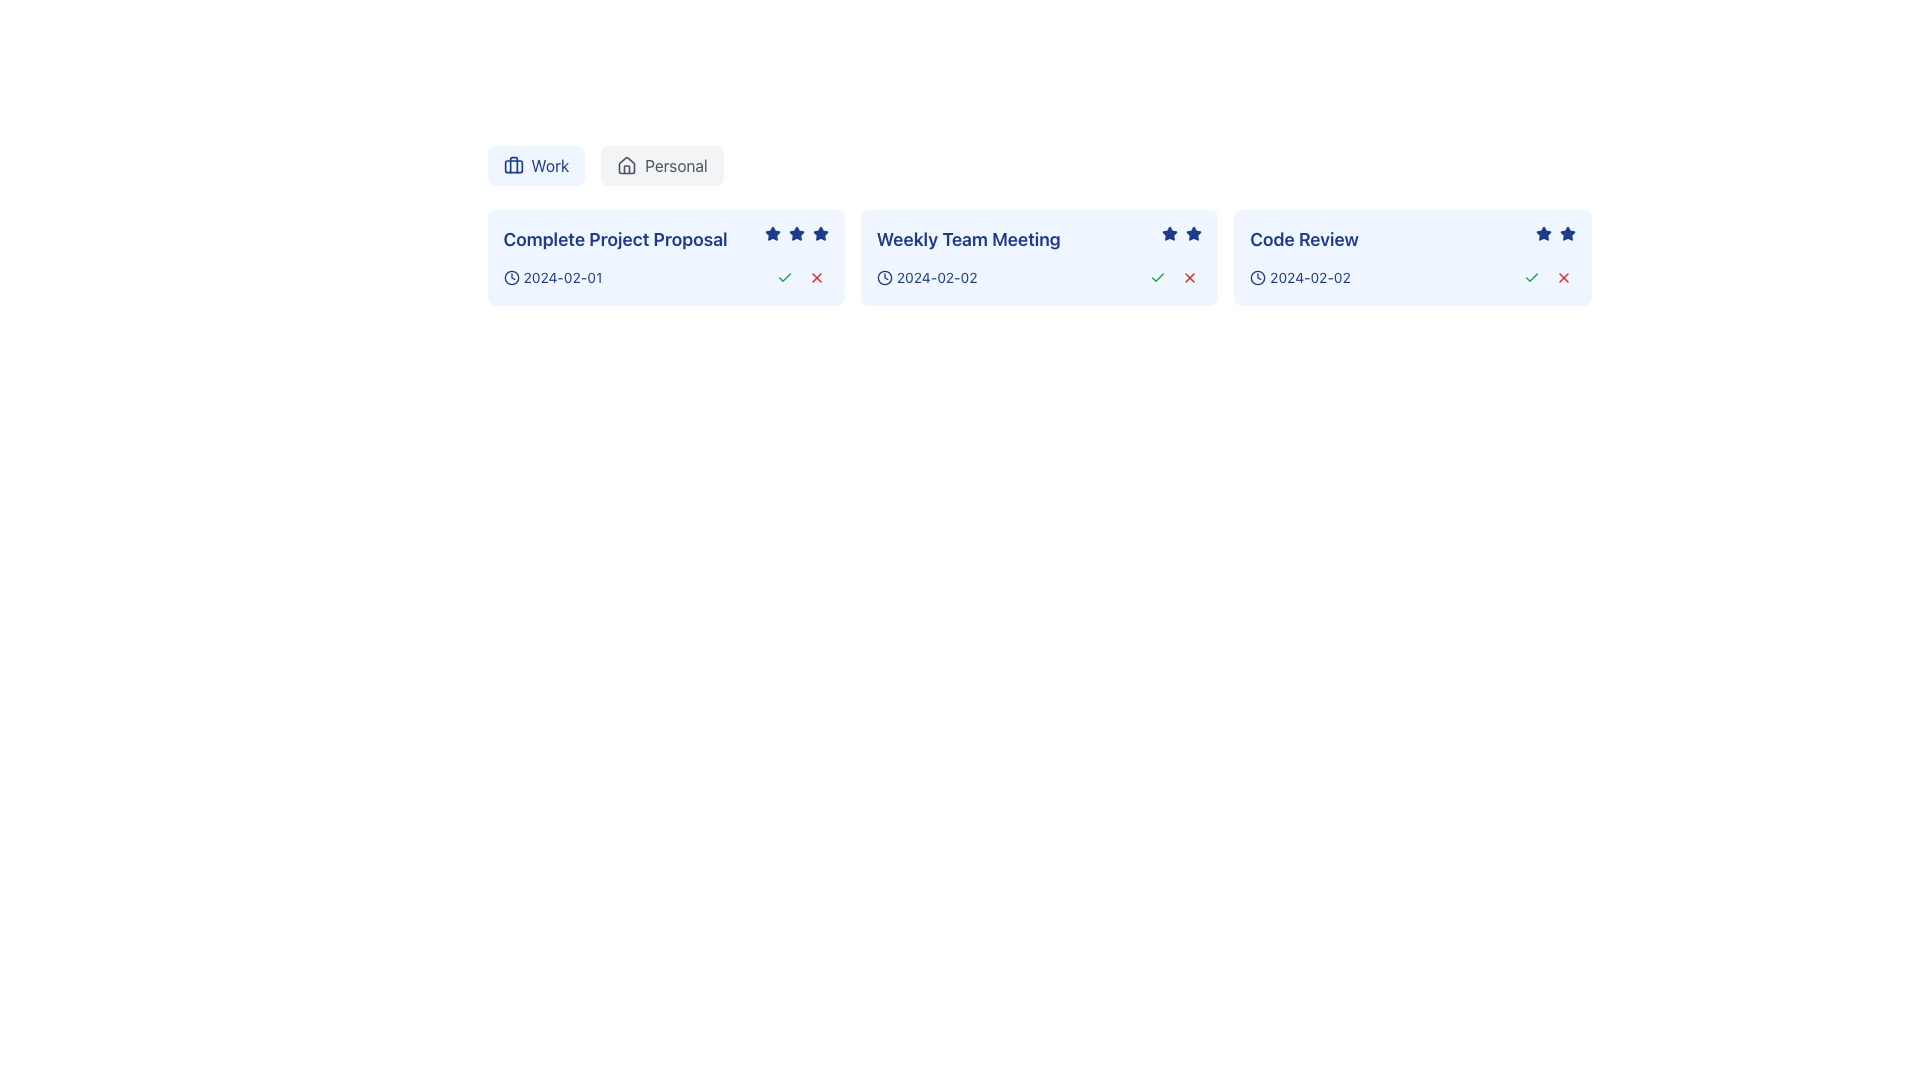 The height and width of the screenshot is (1080, 1920). What do you see at coordinates (1566, 233) in the screenshot?
I see `the rightmost star icon button in the 'Code Review' card for interaction` at bounding box center [1566, 233].